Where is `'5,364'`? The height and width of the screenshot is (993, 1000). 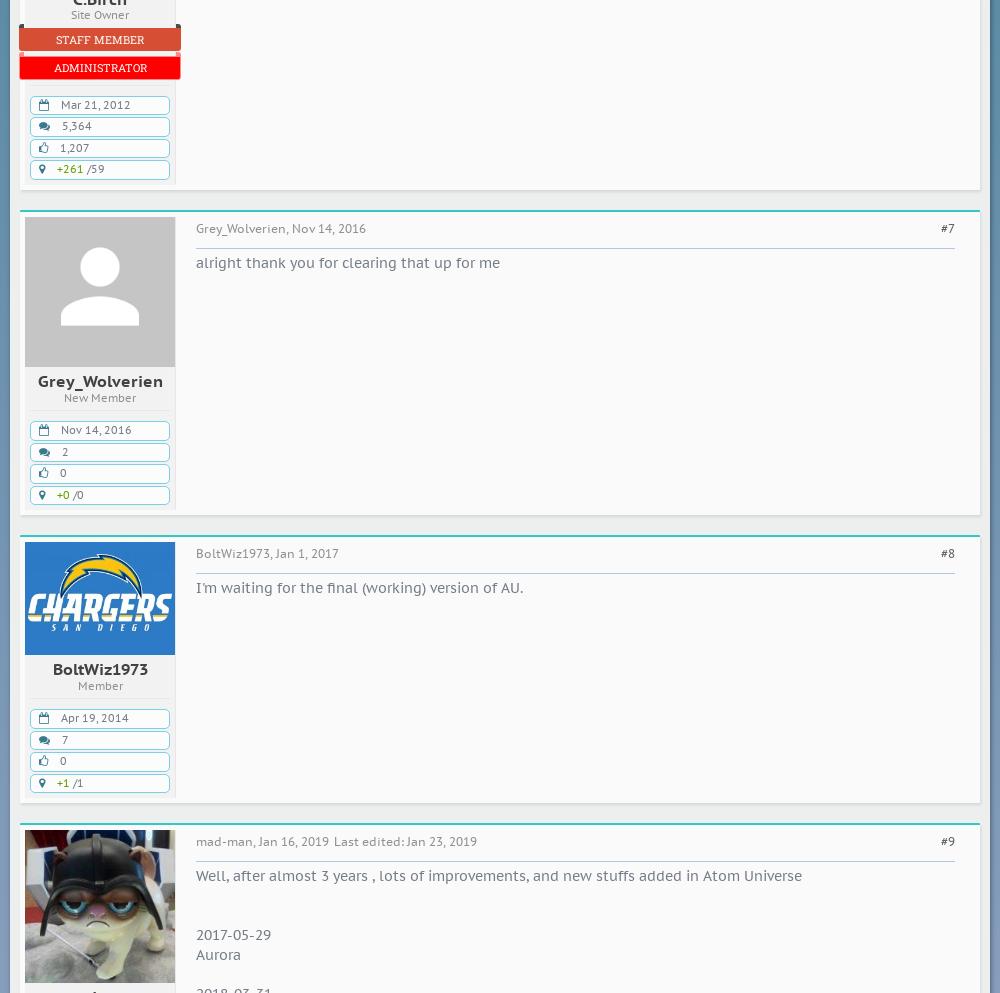
'5,364' is located at coordinates (62, 126).